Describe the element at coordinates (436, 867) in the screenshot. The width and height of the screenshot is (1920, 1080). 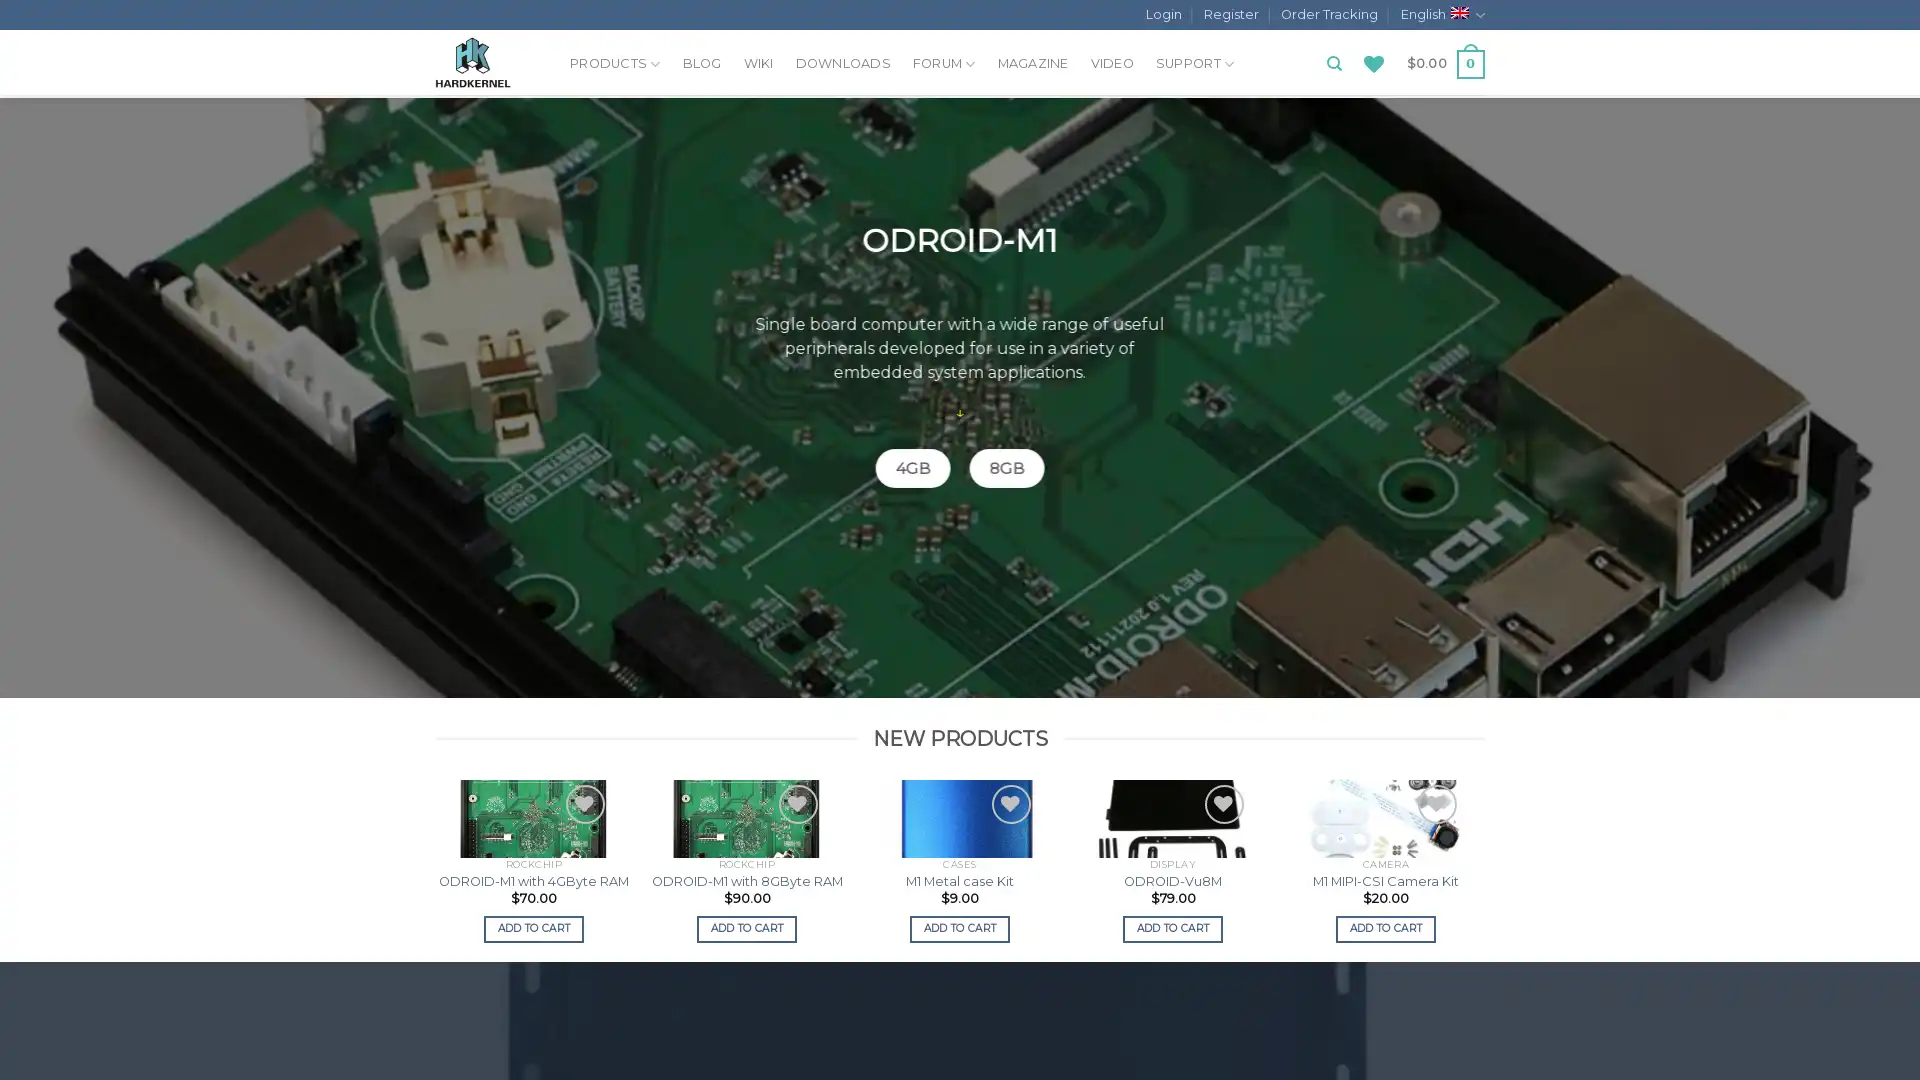
I see `Previous` at that location.